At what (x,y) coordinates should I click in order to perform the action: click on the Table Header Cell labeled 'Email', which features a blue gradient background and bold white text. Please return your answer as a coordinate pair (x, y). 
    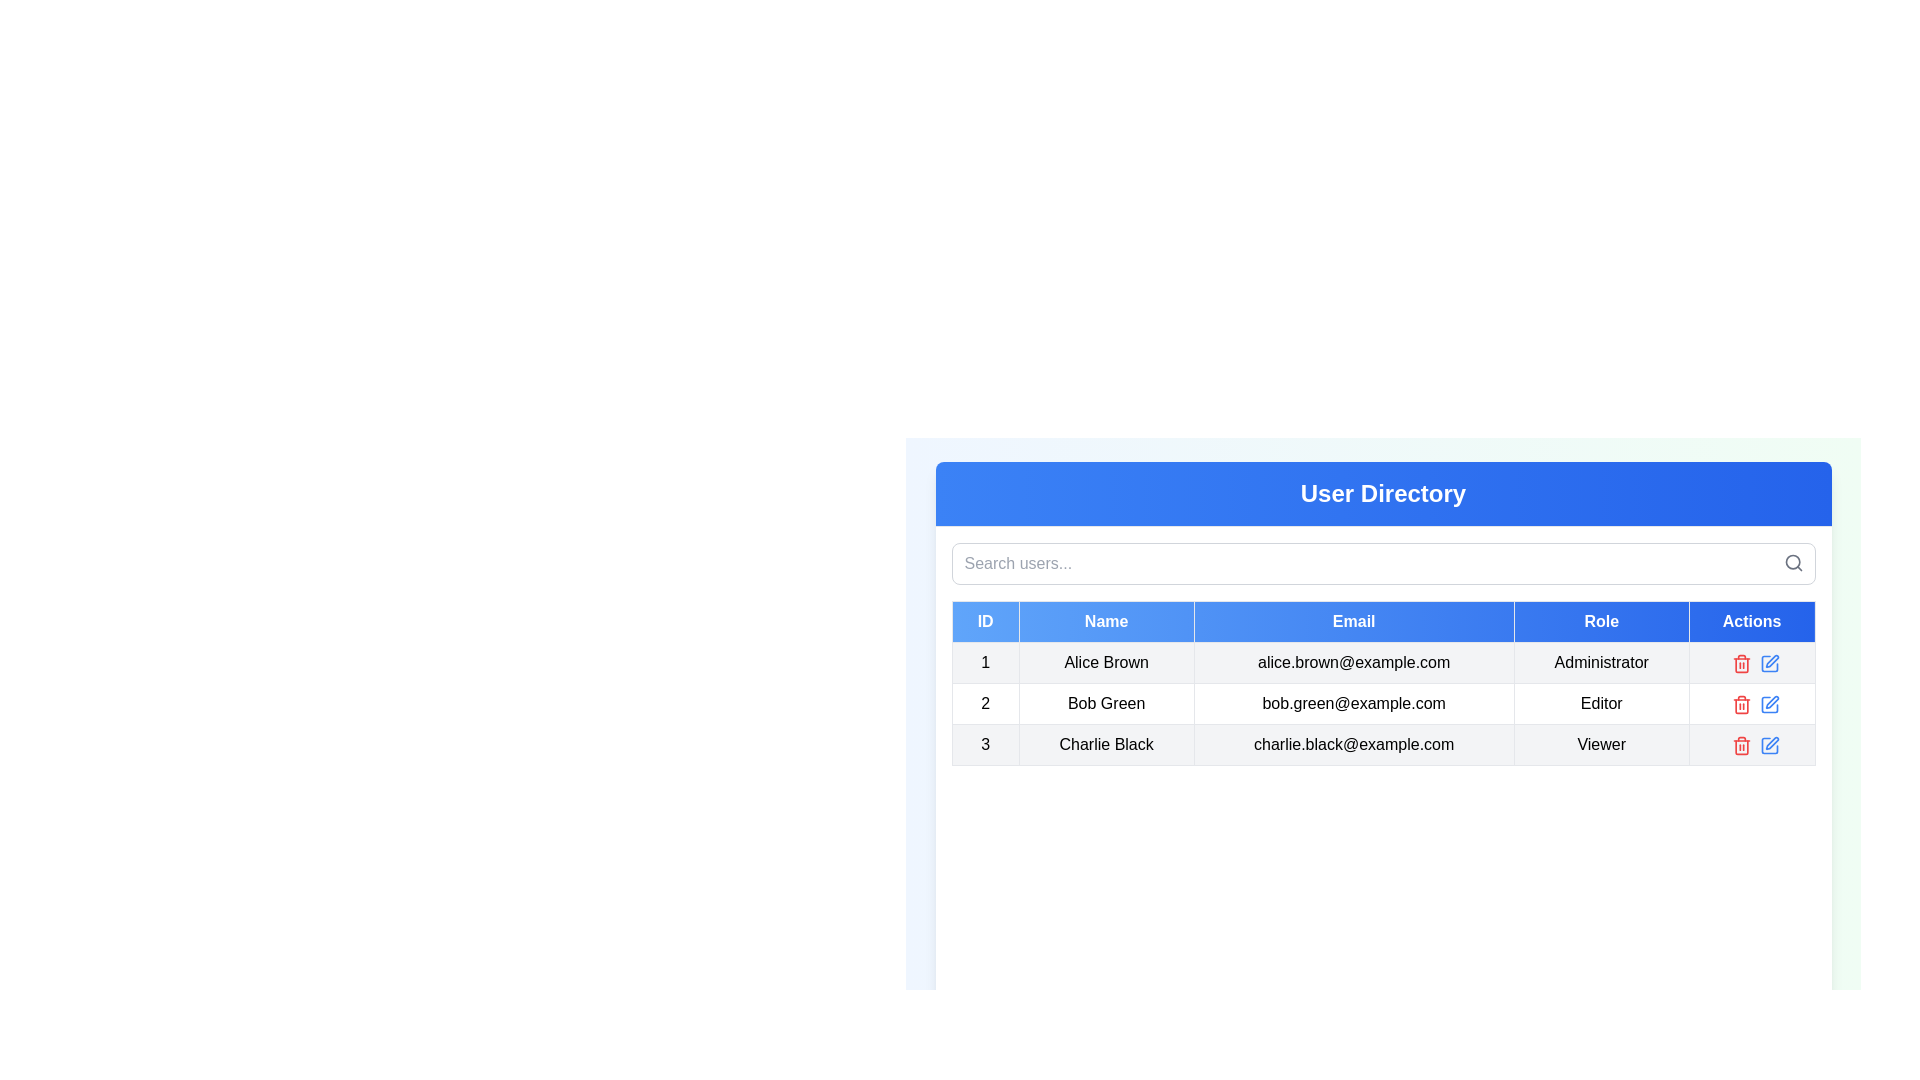
    Looking at the image, I should click on (1354, 620).